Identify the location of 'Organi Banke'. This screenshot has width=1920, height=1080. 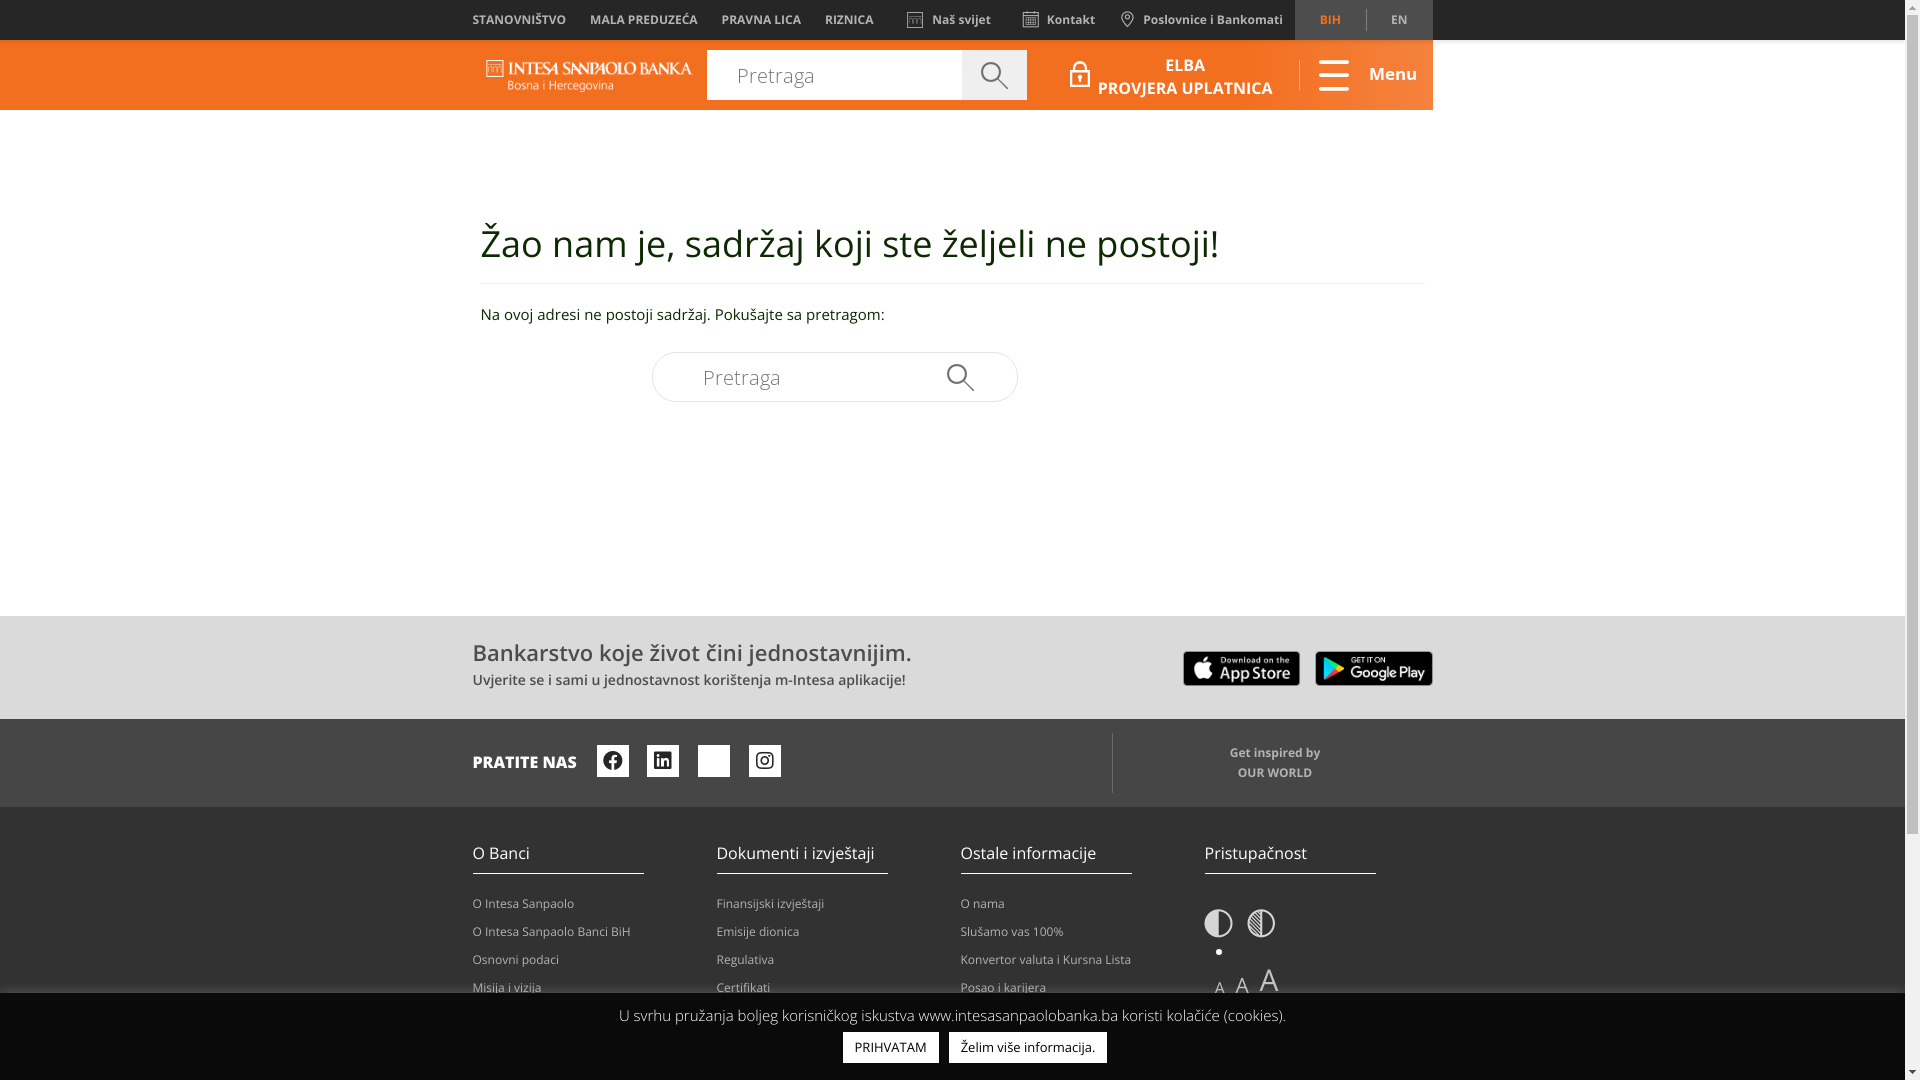
(584, 1015).